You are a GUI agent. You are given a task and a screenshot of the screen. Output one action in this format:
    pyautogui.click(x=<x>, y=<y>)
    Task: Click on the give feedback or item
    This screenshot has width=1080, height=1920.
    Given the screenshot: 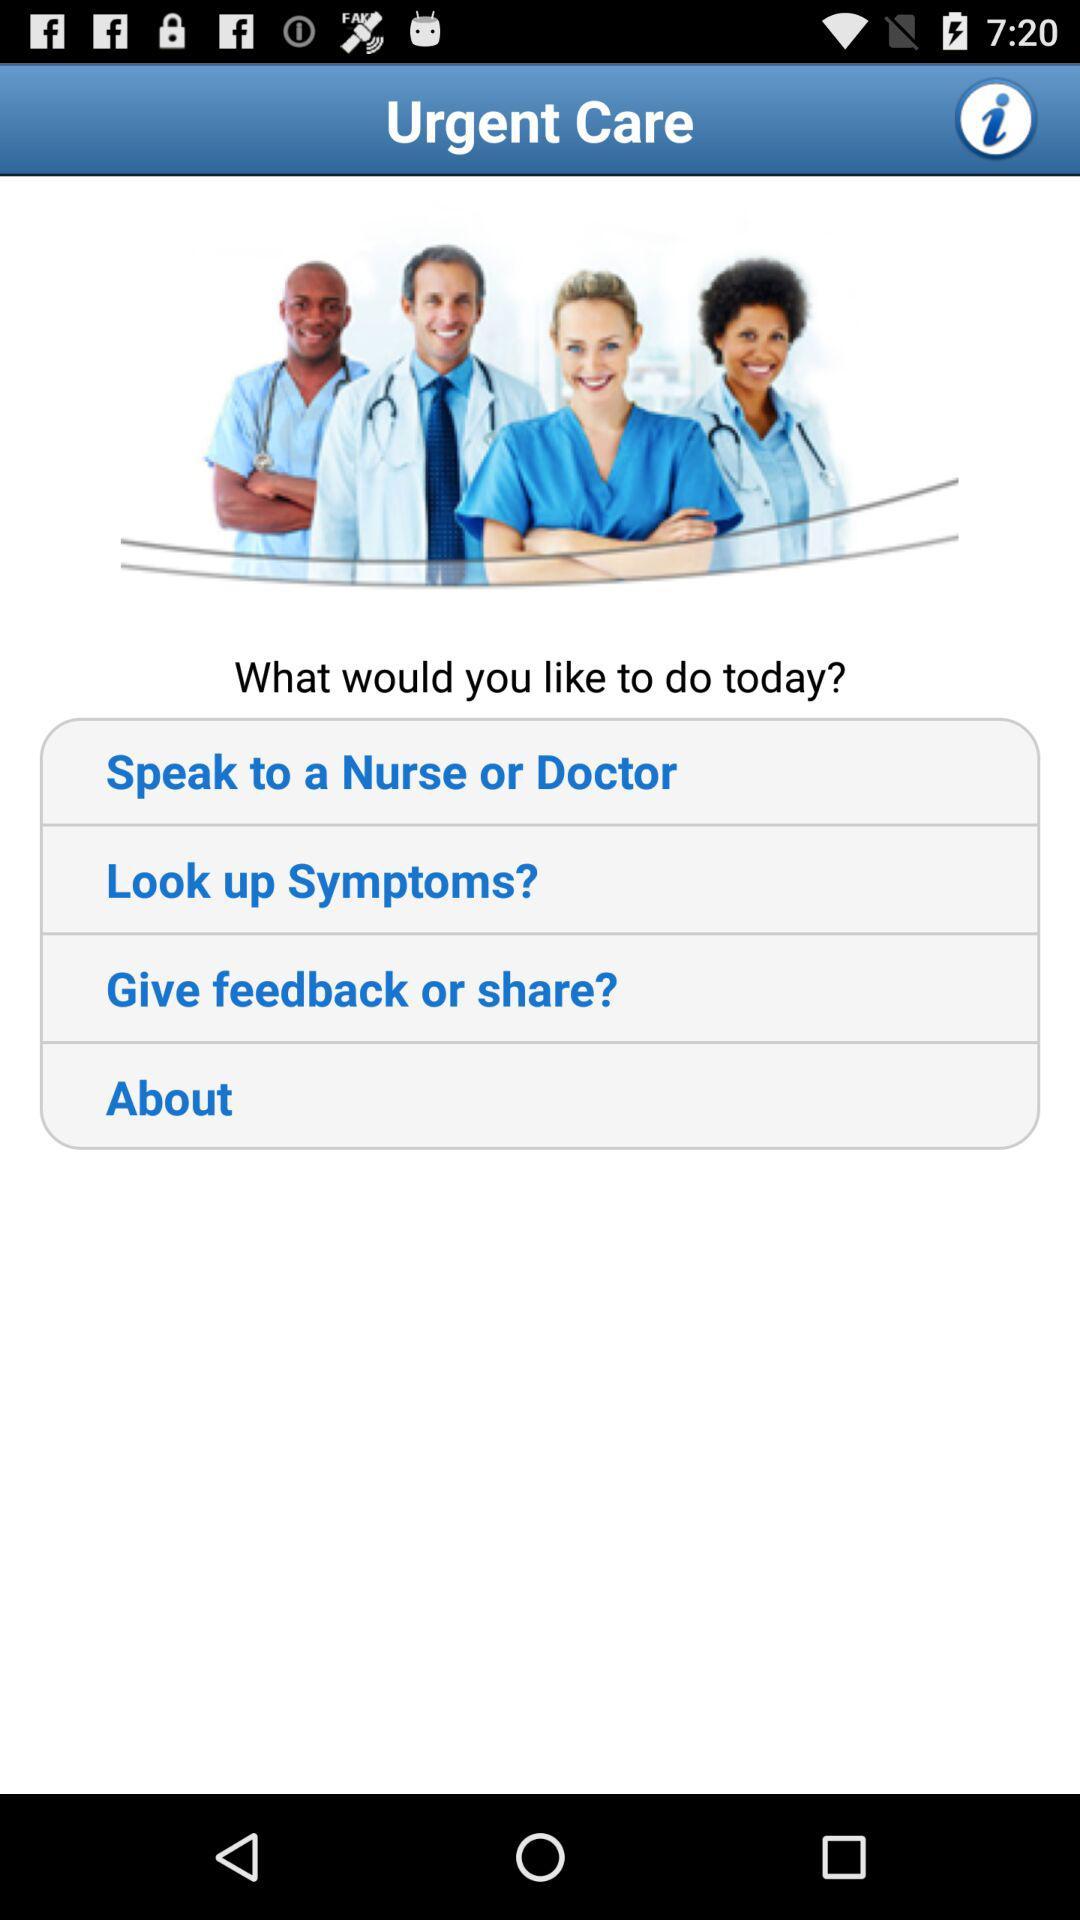 What is the action you would take?
    pyautogui.click(x=327, y=988)
    